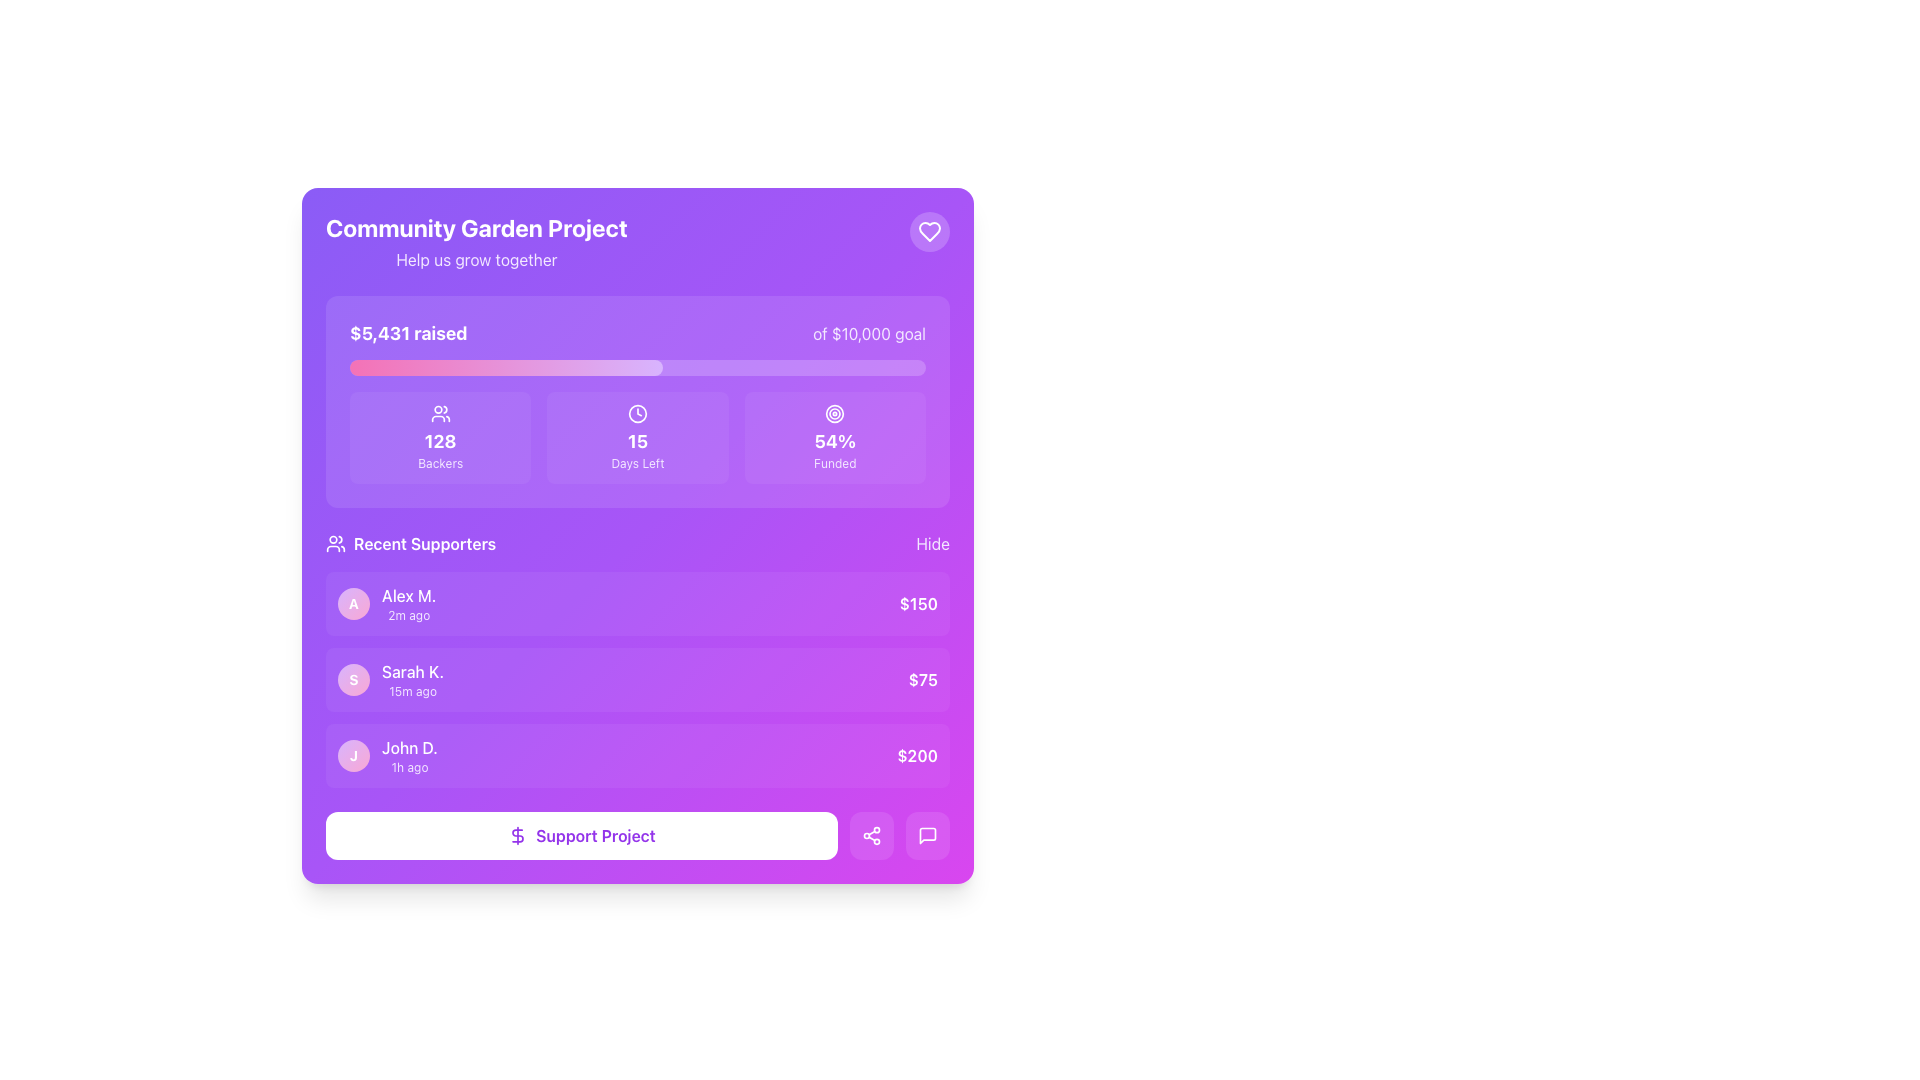 Image resolution: width=1920 pixels, height=1080 pixels. What do you see at coordinates (336, 543) in the screenshot?
I see `the icon representing the 'Recent Supporters' section, located to the left of the section title` at bounding box center [336, 543].